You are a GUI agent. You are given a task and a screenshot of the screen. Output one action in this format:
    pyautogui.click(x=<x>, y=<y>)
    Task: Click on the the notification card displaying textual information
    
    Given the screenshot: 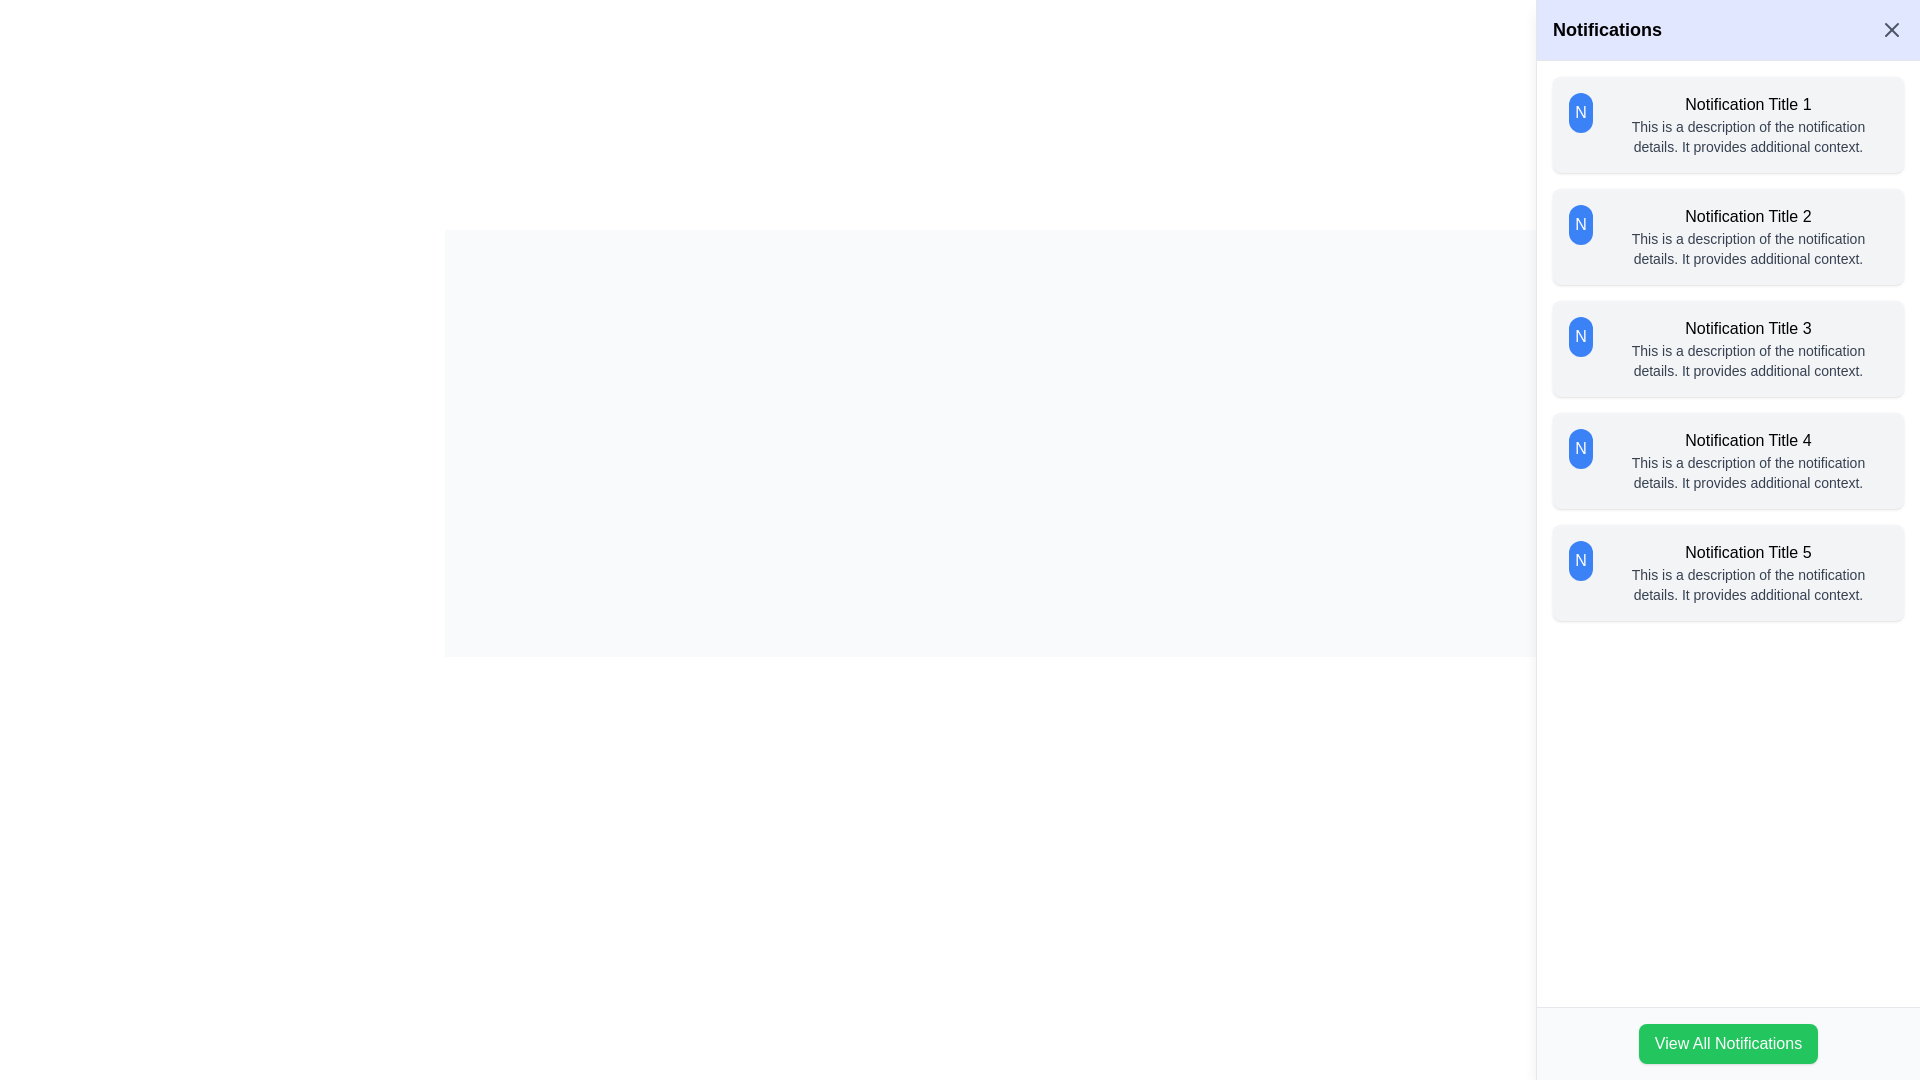 What is the action you would take?
    pyautogui.click(x=1747, y=235)
    